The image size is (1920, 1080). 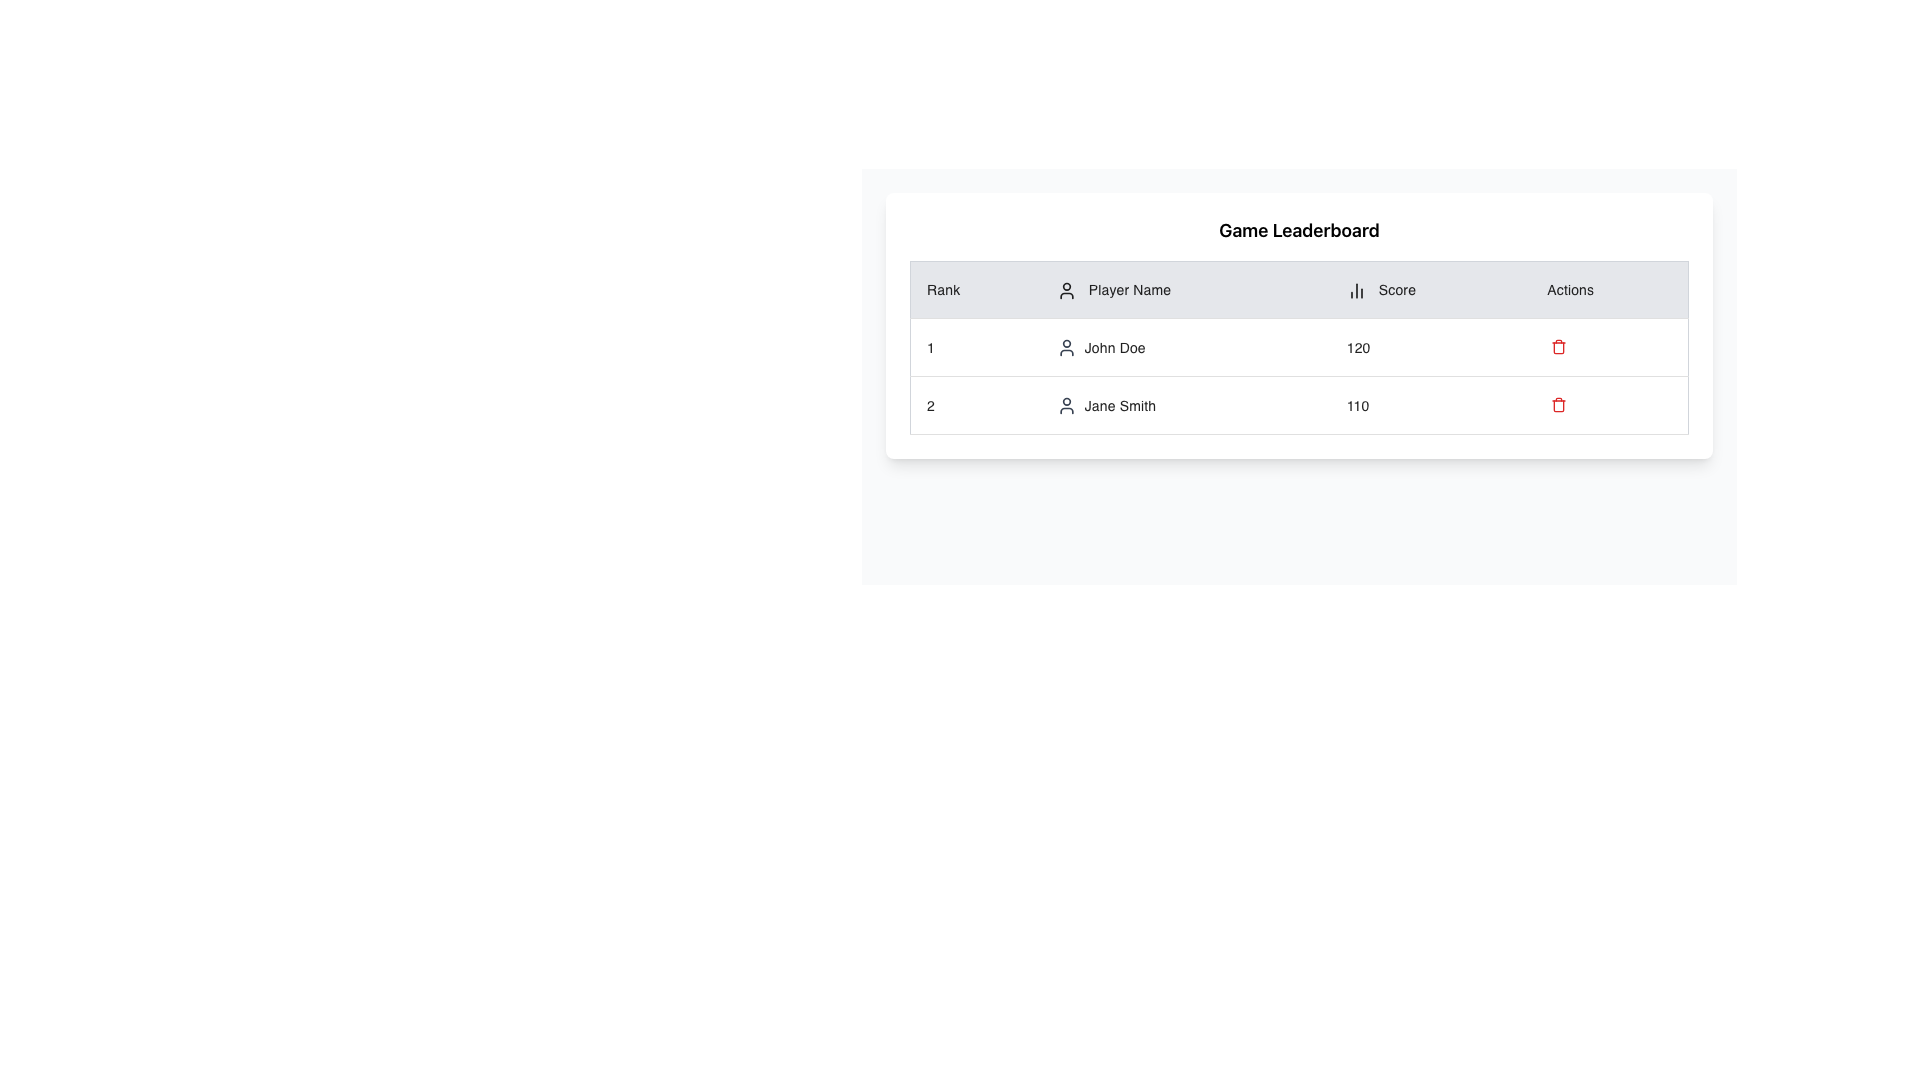 I want to click on the content of the table cell containing the text '1', located in the first cell of the first row under the 'Rank' column of the leaderboard table, so click(x=975, y=346).